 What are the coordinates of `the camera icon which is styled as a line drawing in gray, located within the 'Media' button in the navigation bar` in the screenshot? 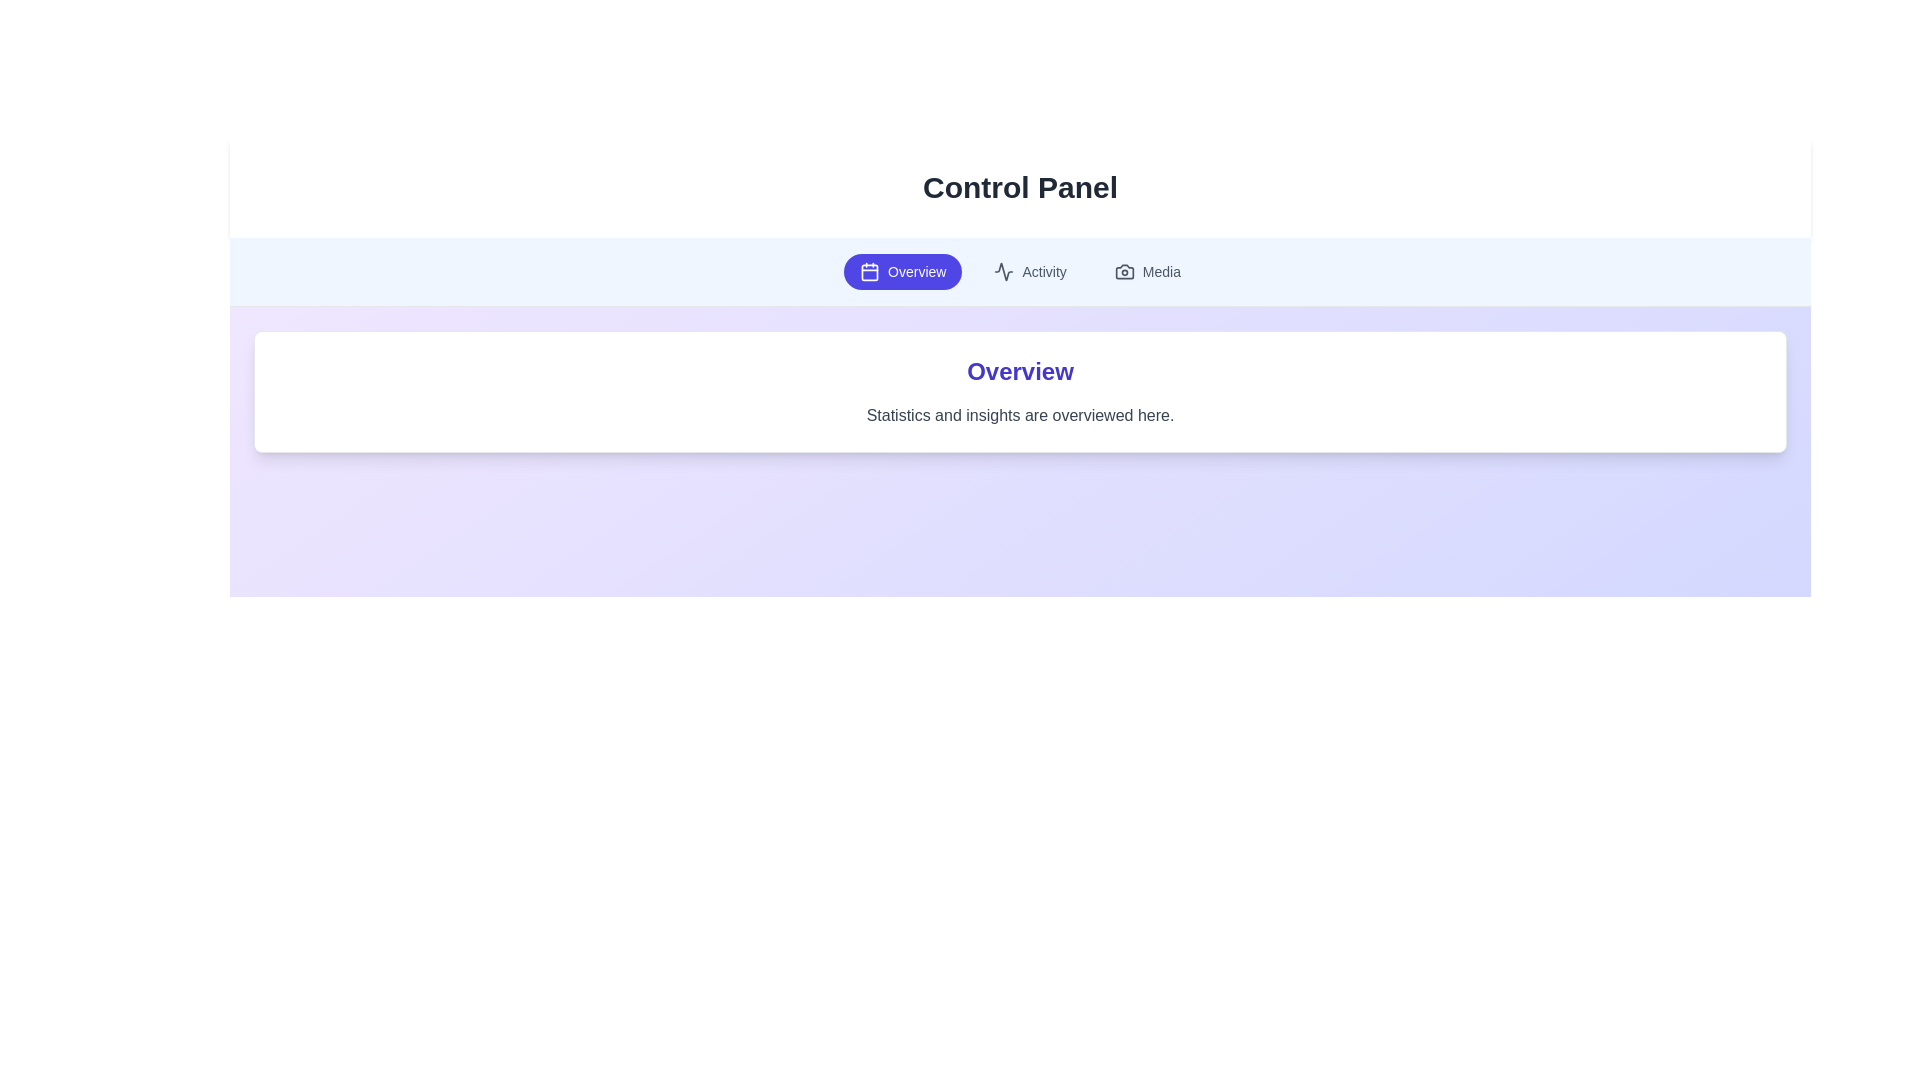 It's located at (1124, 272).